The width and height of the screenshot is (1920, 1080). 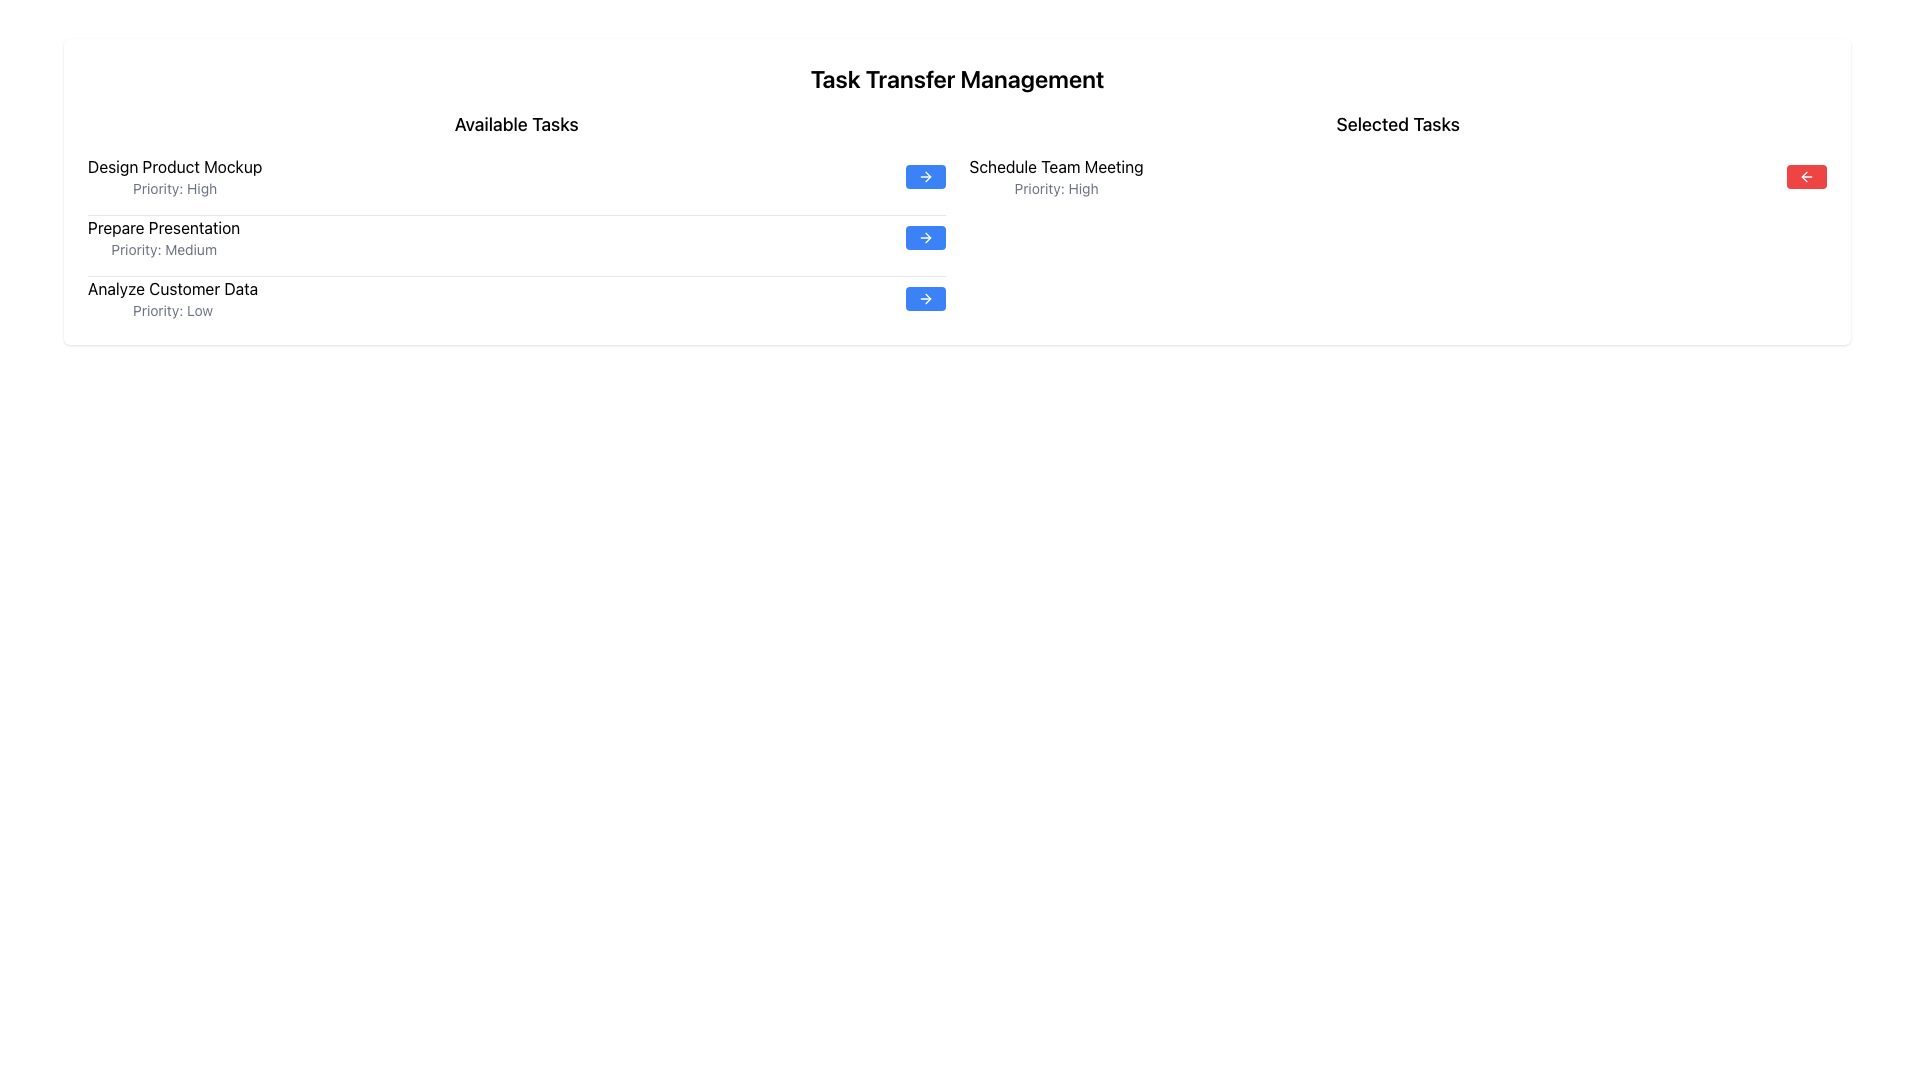 I want to click on information displayed in the first task item located in the 'Available Tasks' section, which includes the task title and priority, so click(x=175, y=176).